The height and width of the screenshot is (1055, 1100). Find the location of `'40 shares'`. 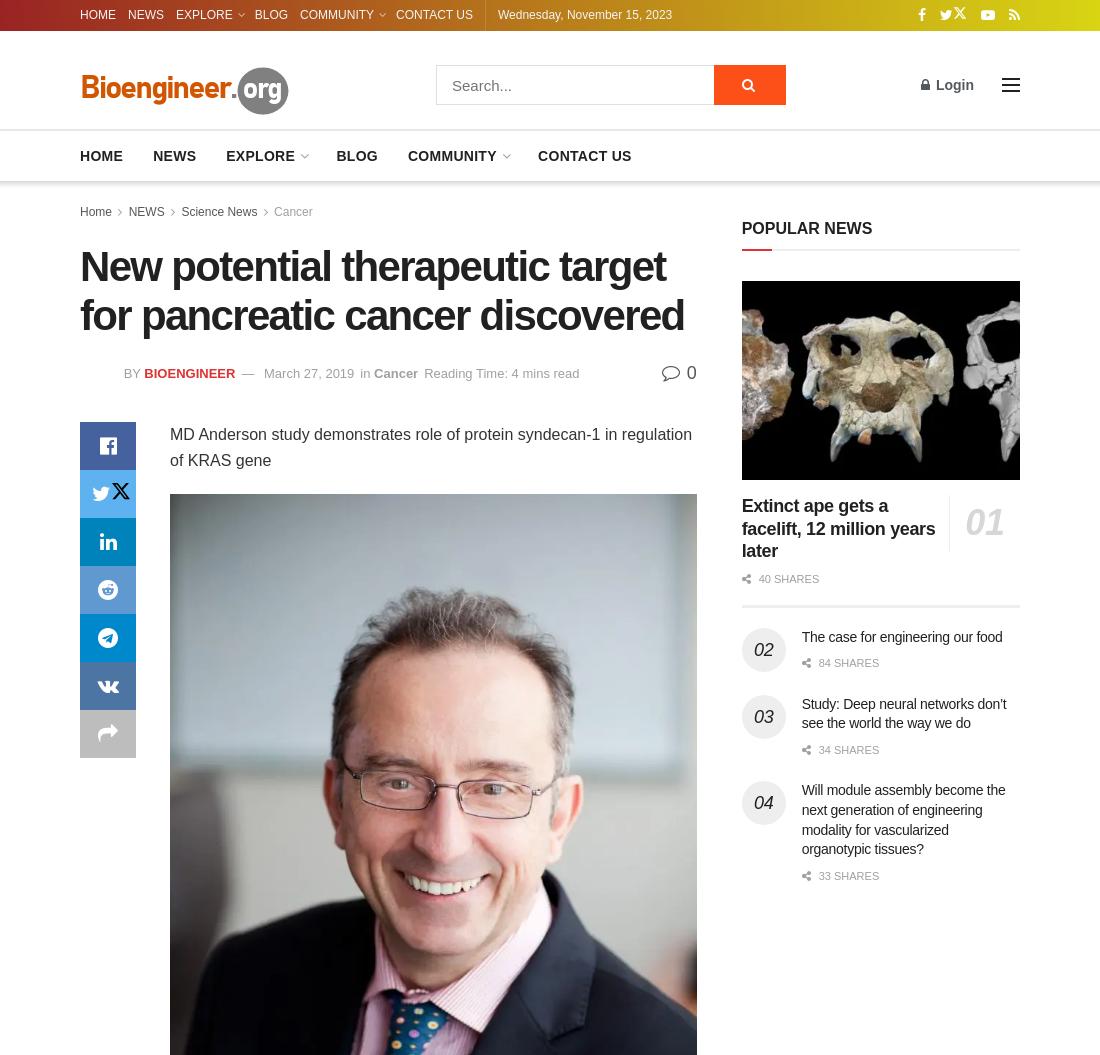

'40 shares' is located at coordinates (787, 577).